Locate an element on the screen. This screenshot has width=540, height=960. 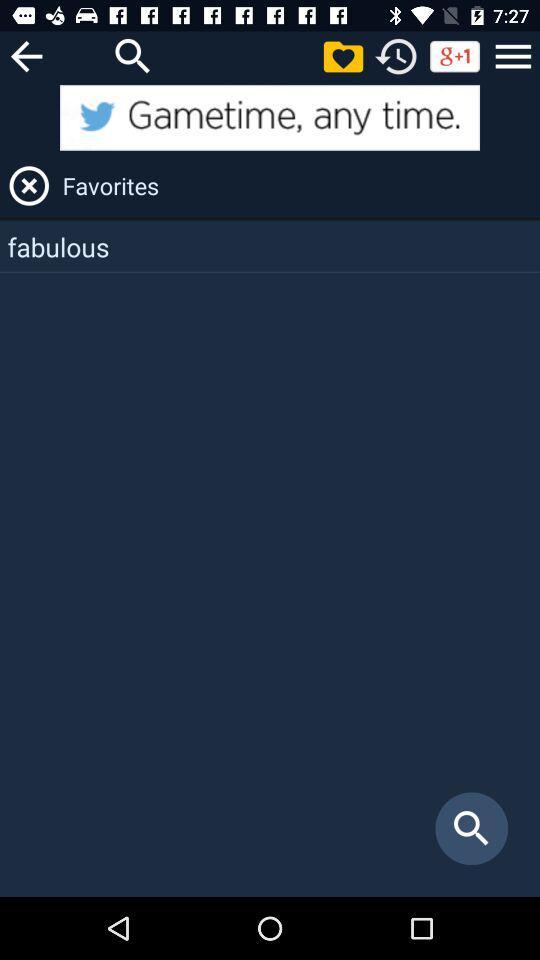
icon at the bottom right corner is located at coordinates (471, 828).